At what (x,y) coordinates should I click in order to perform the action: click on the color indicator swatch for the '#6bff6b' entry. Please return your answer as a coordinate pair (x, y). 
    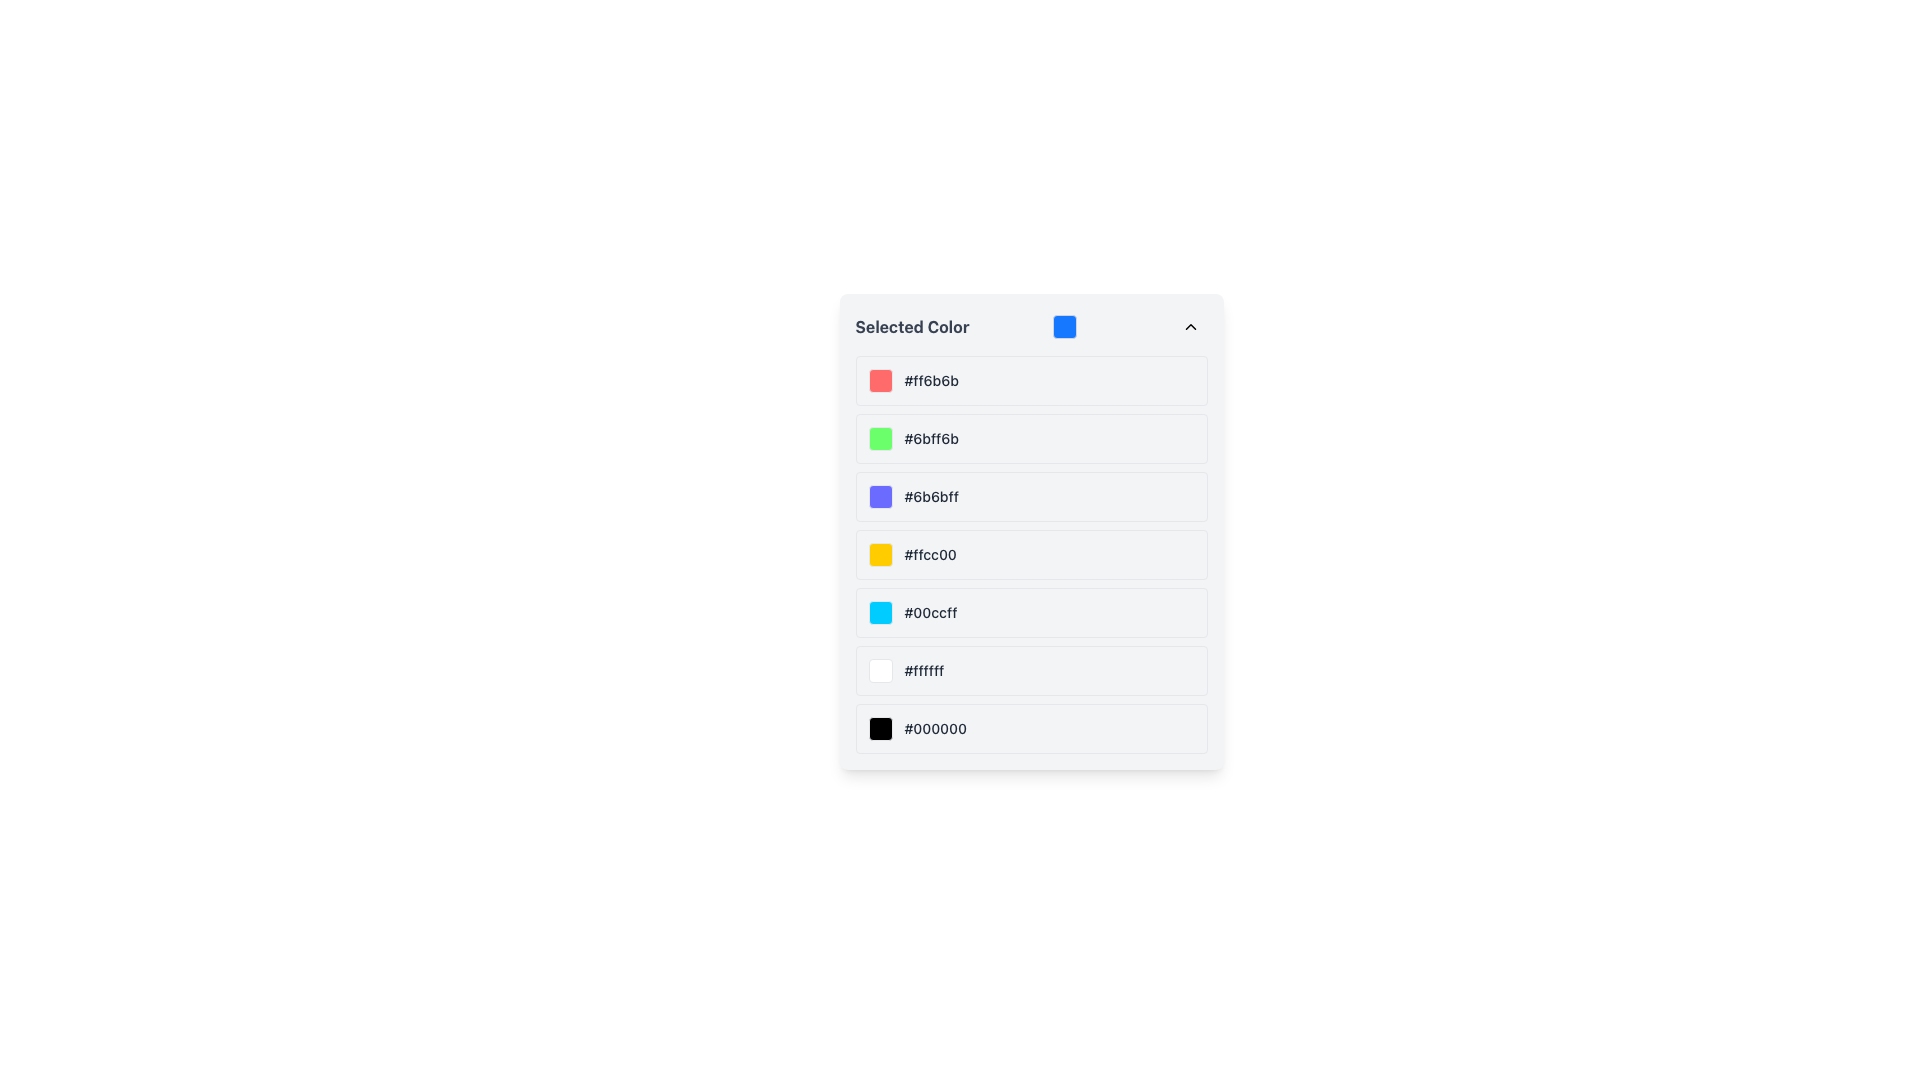
    Looking at the image, I should click on (880, 438).